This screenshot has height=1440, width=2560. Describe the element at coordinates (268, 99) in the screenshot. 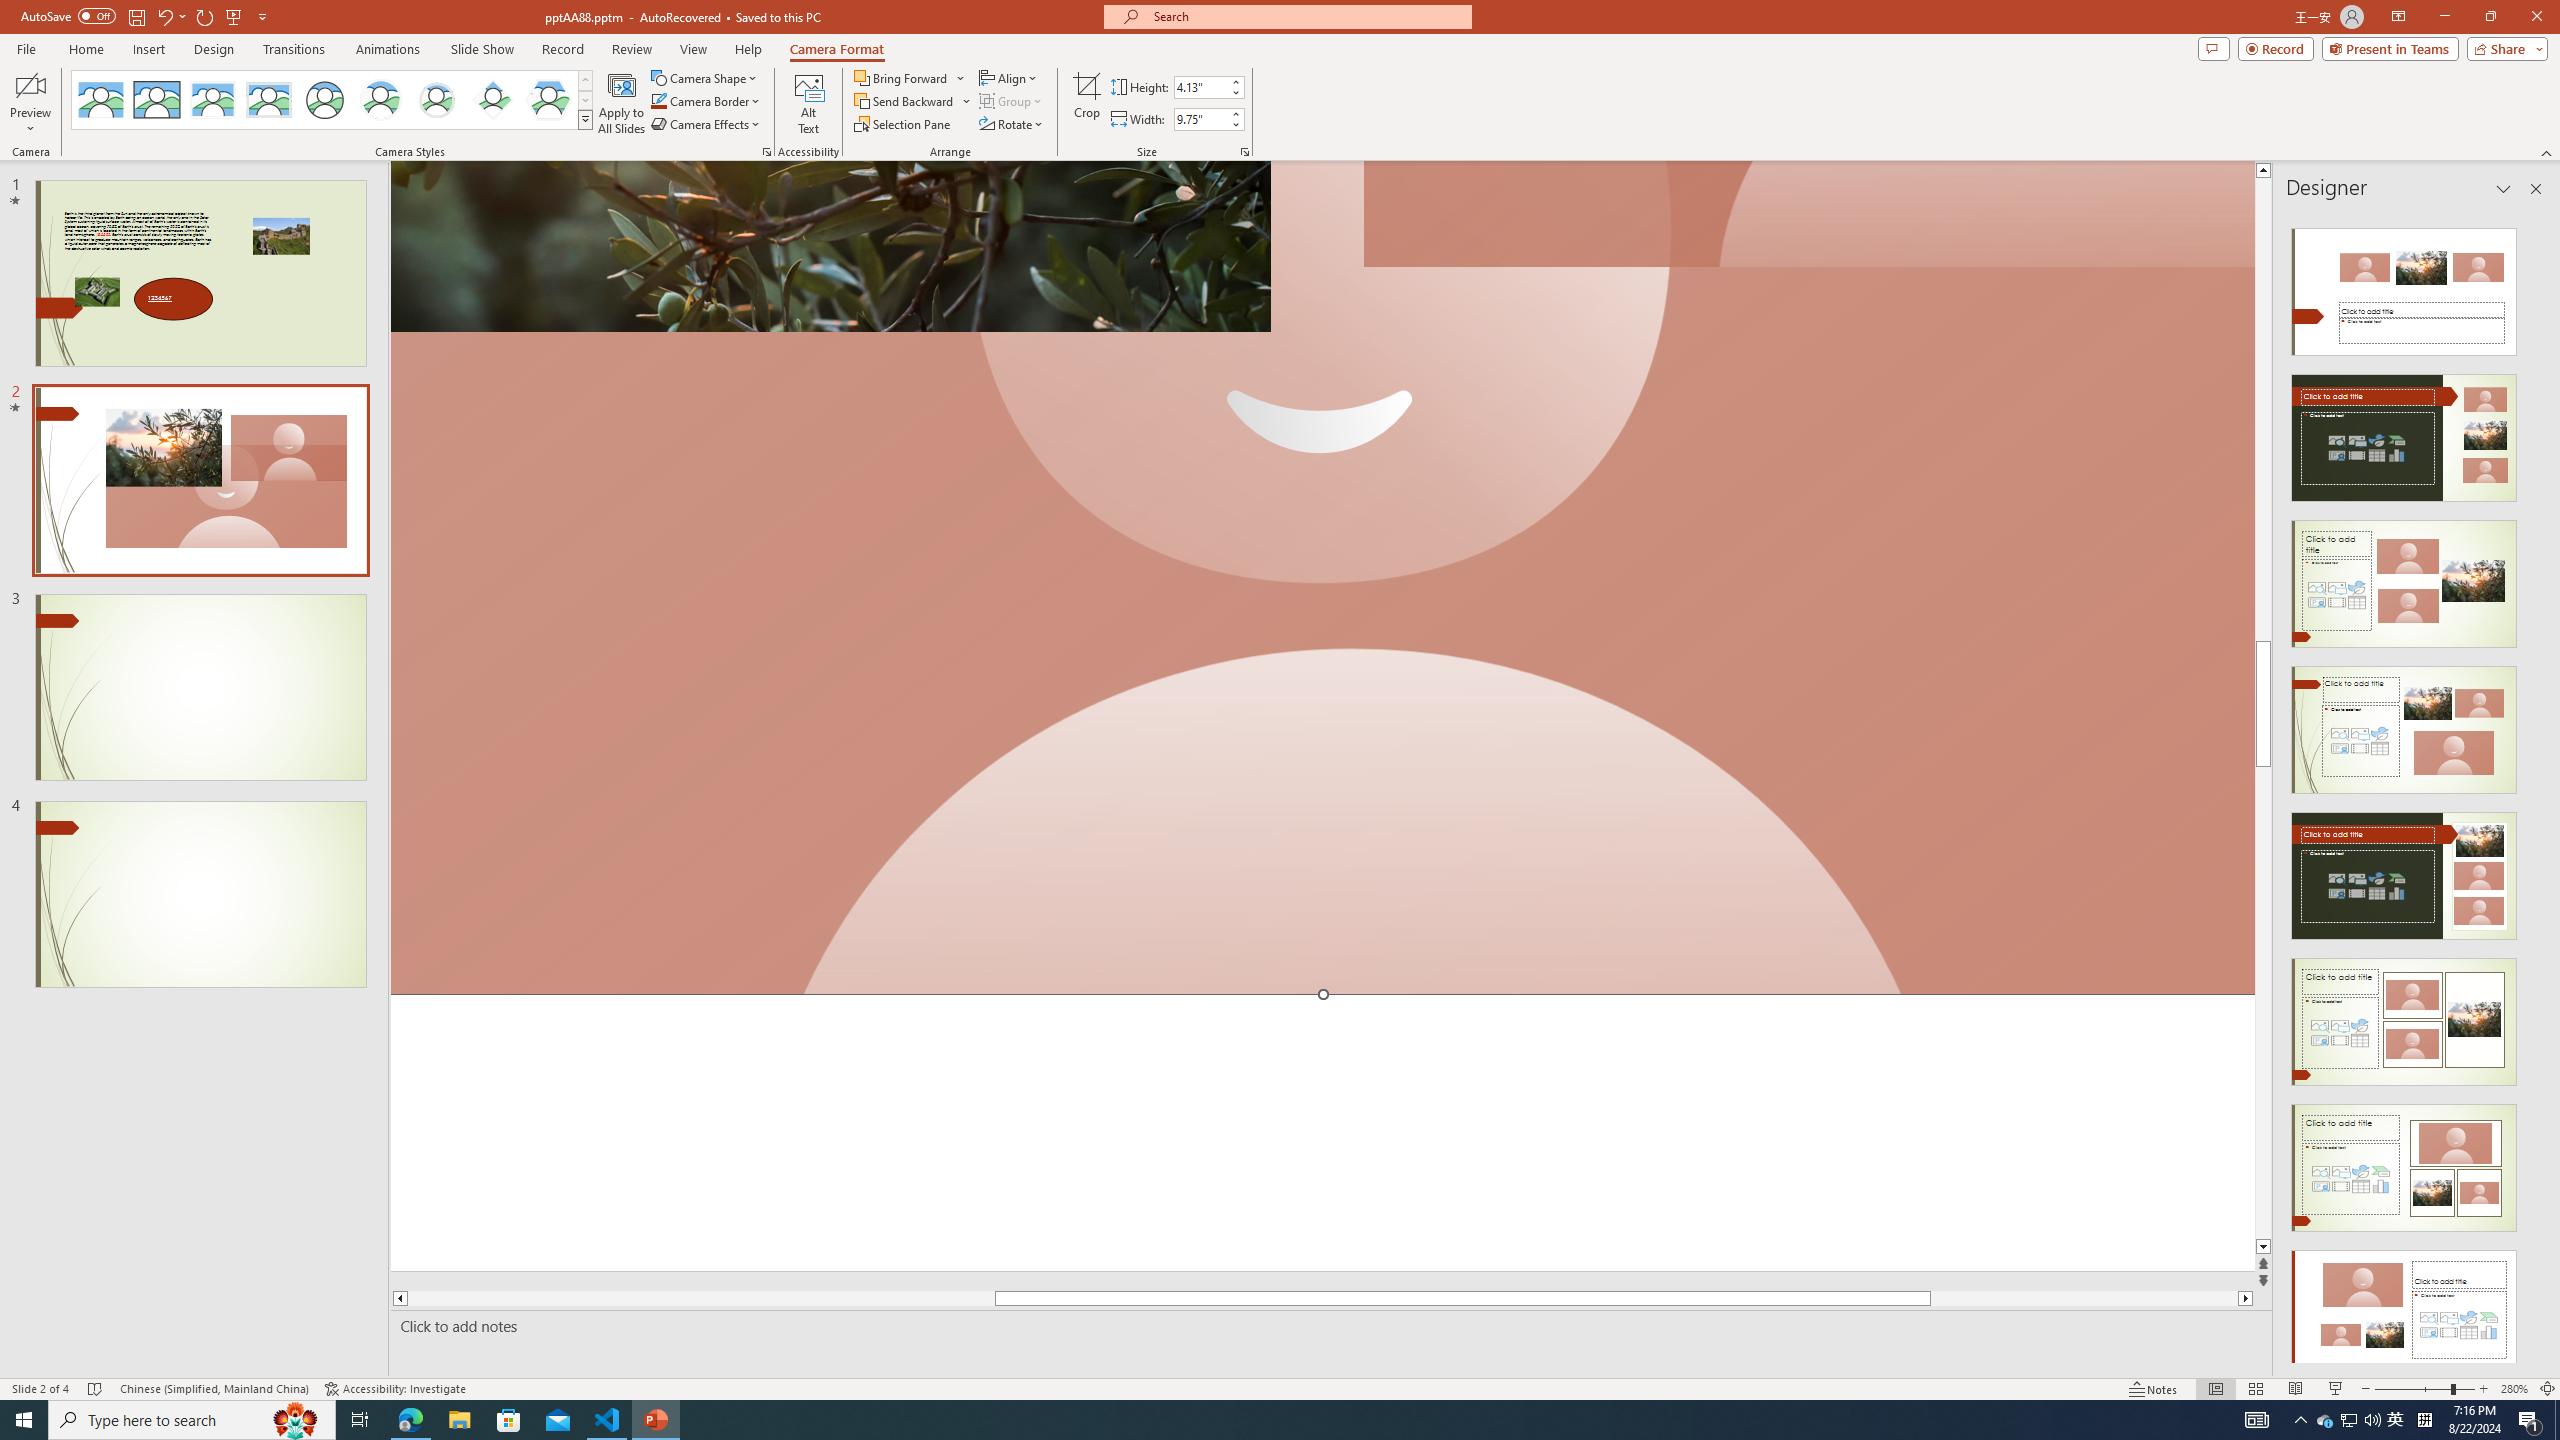

I see `'Soft Edge Rectangle'` at that location.